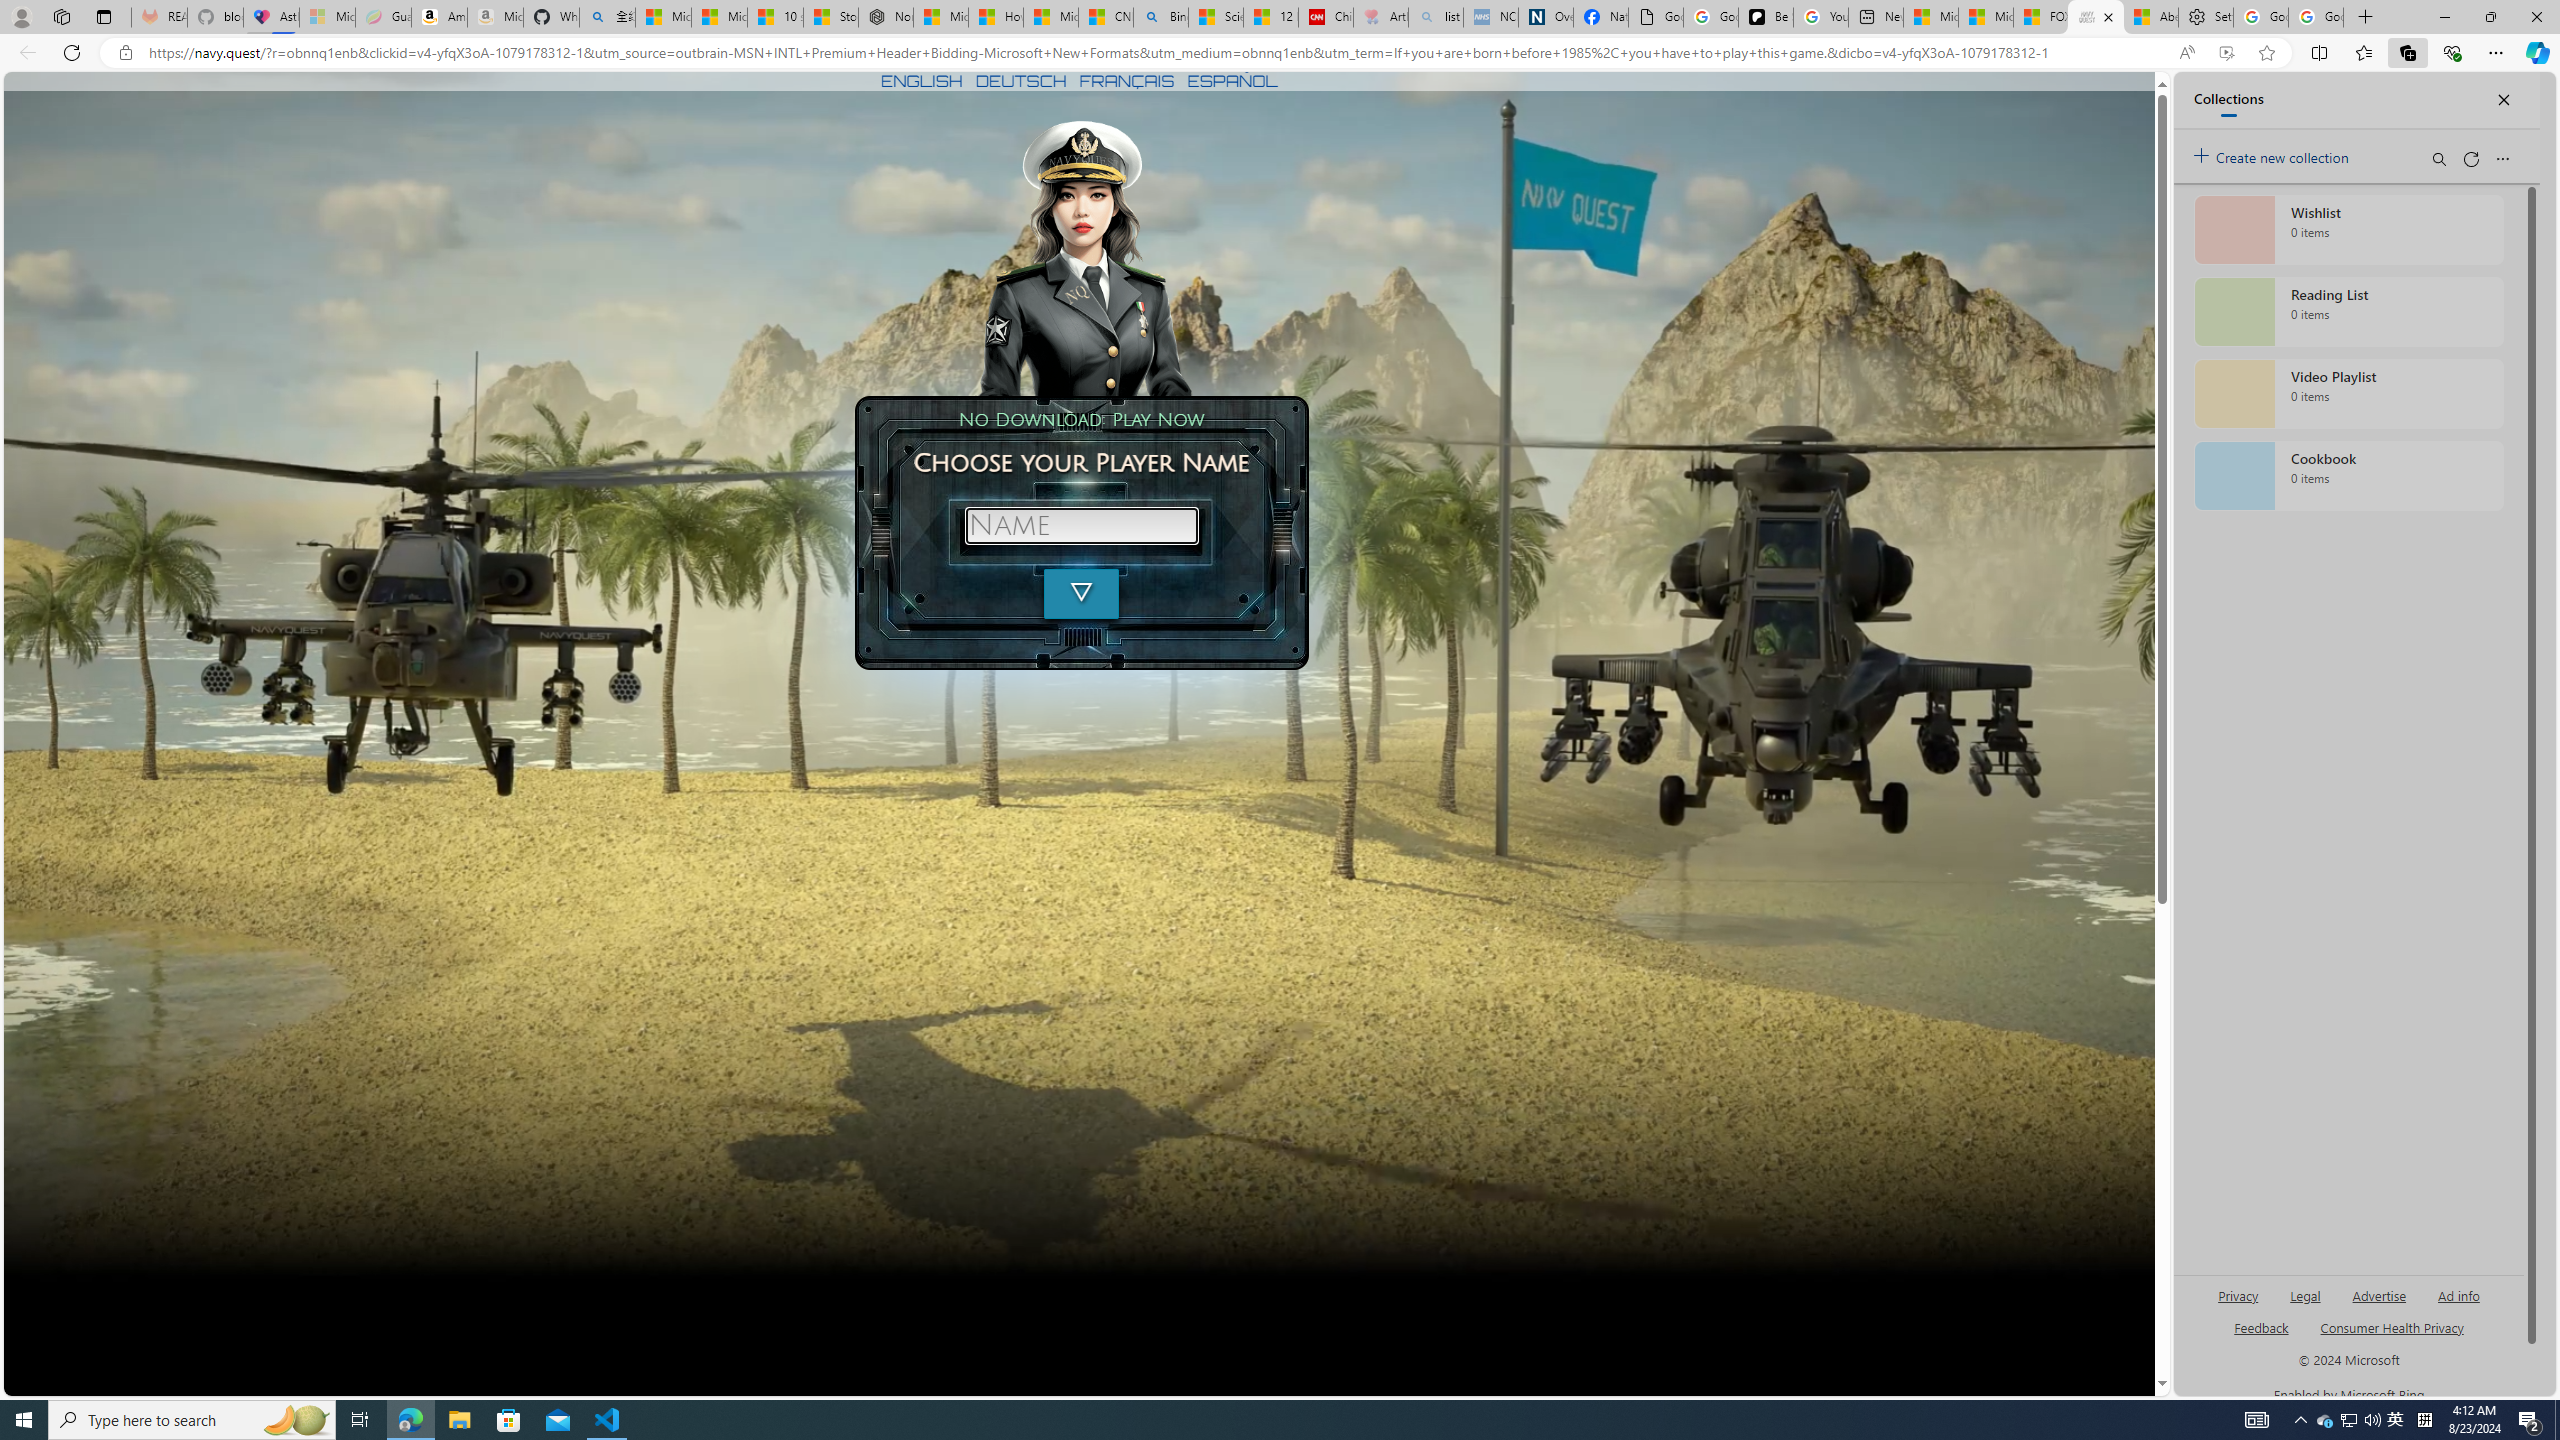  Describe the element at coordinates (125, 53) in the screenshot. I see `'View site information'` at that location.